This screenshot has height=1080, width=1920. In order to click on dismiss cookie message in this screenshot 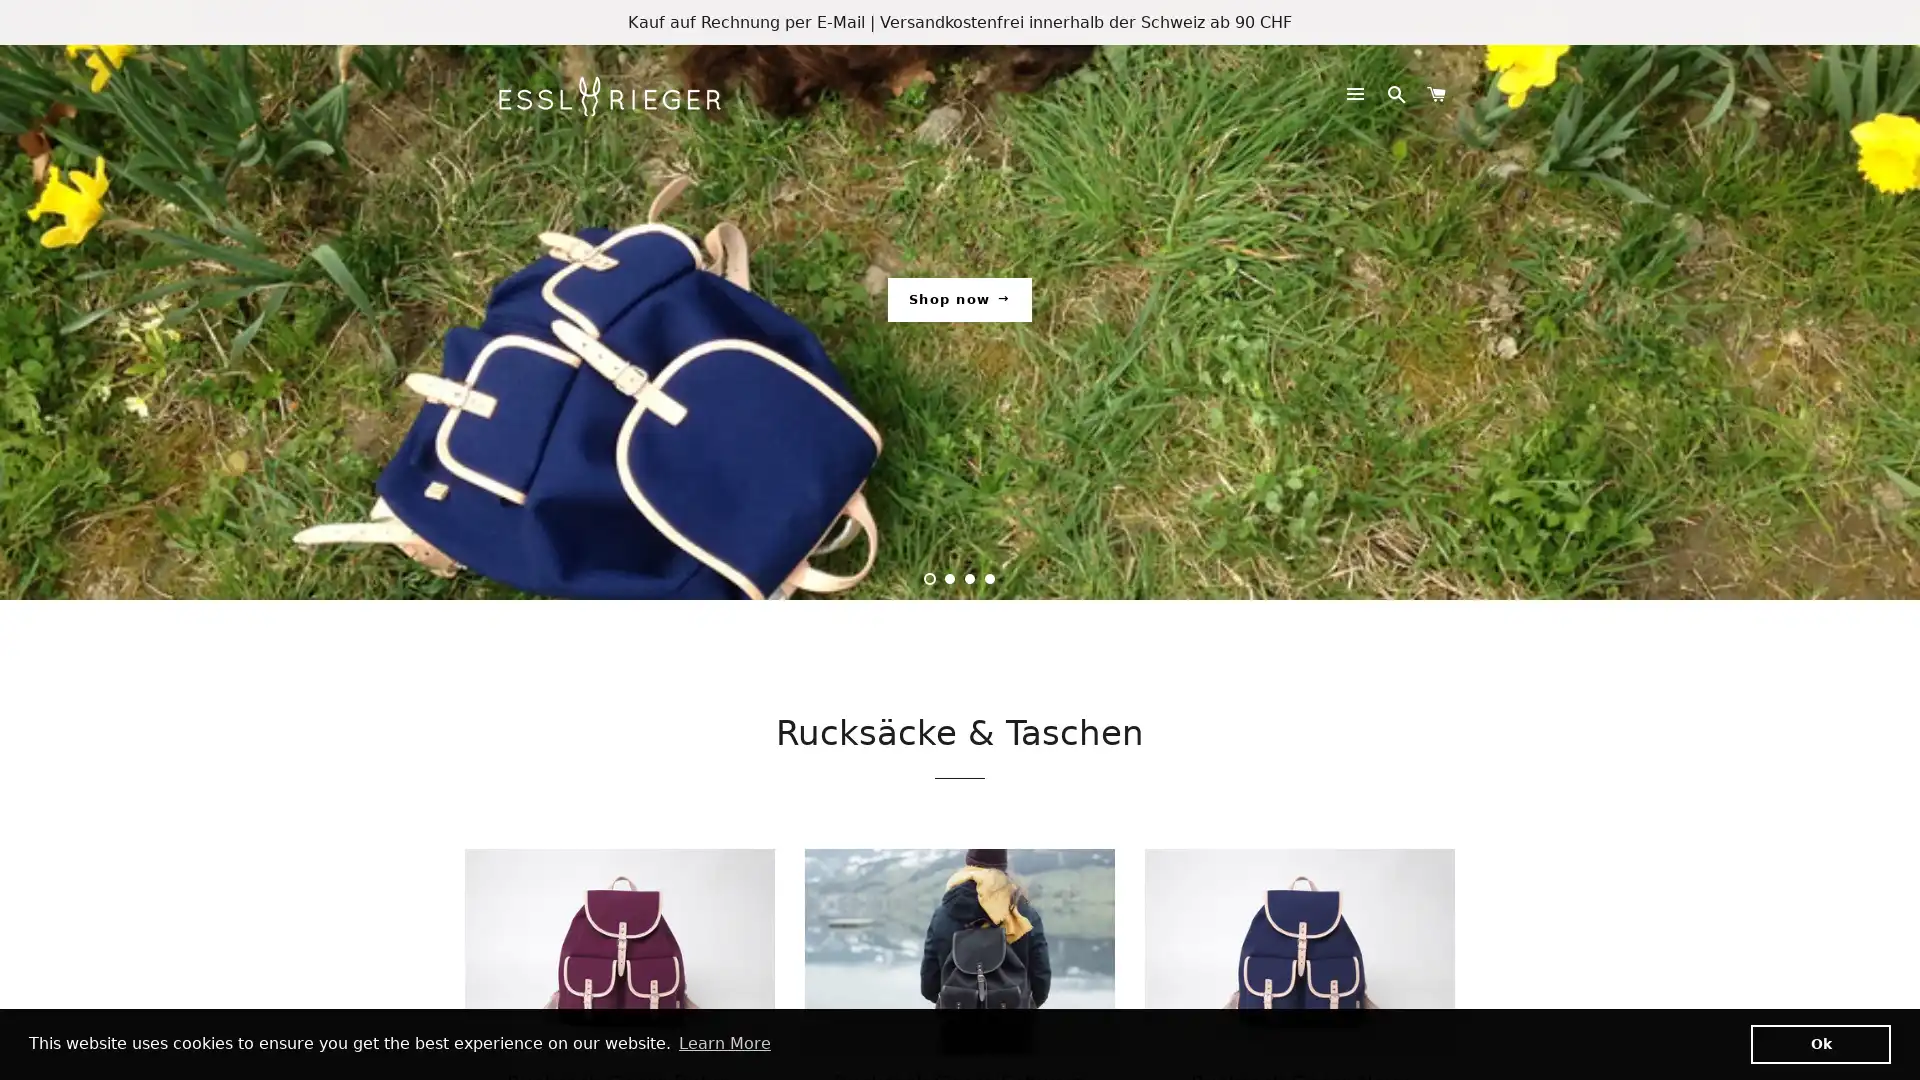, I will do `click(1820, 1043)`.